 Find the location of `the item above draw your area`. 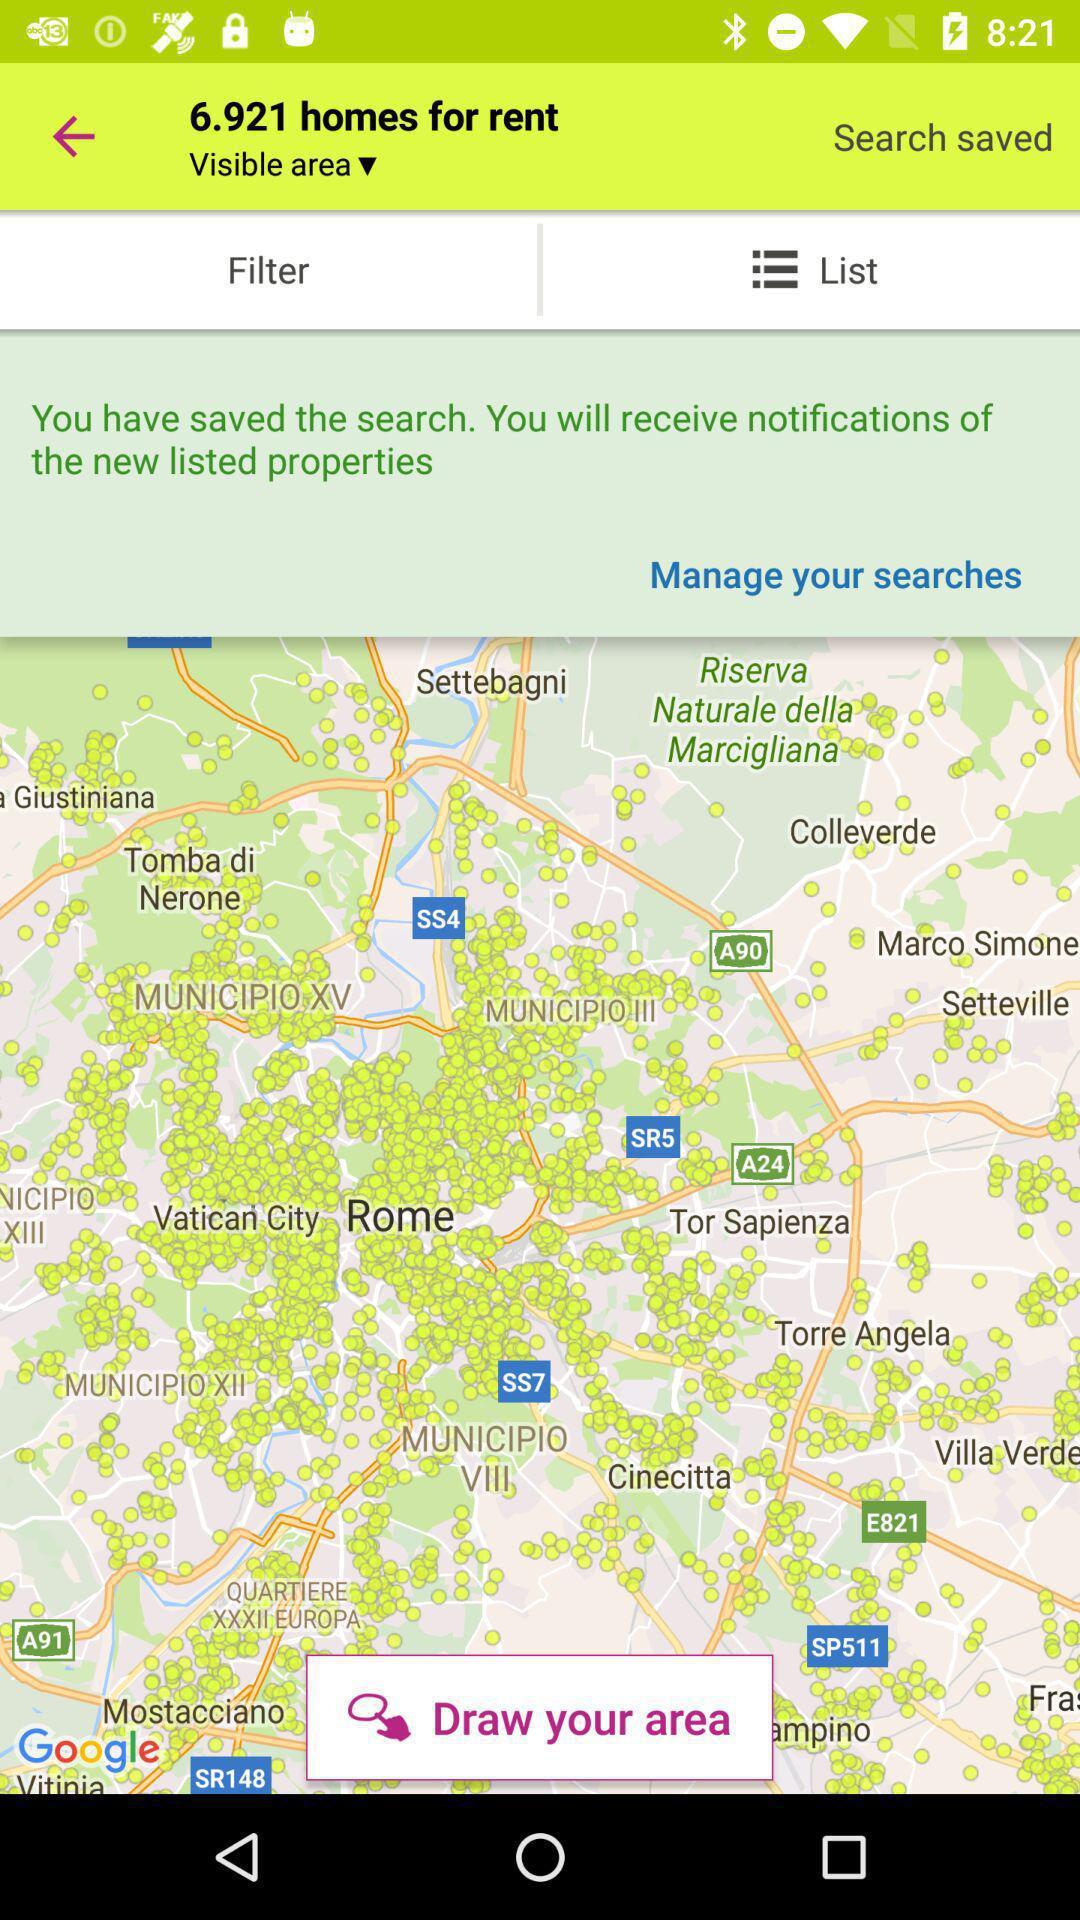

the item above draw your area is located at coordinates (835, 572).